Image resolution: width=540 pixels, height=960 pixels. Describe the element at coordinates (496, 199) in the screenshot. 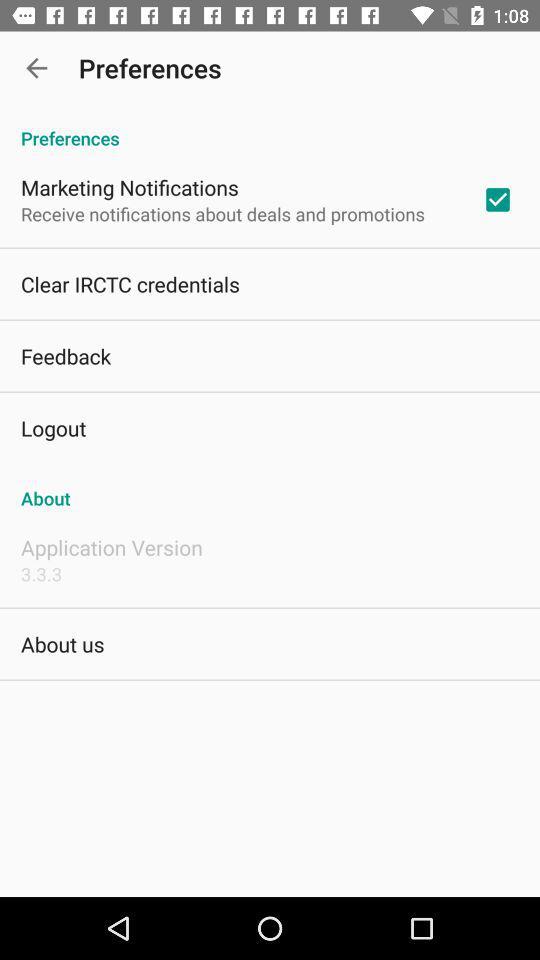

I see `the checkbox at the top right corner` at that location.